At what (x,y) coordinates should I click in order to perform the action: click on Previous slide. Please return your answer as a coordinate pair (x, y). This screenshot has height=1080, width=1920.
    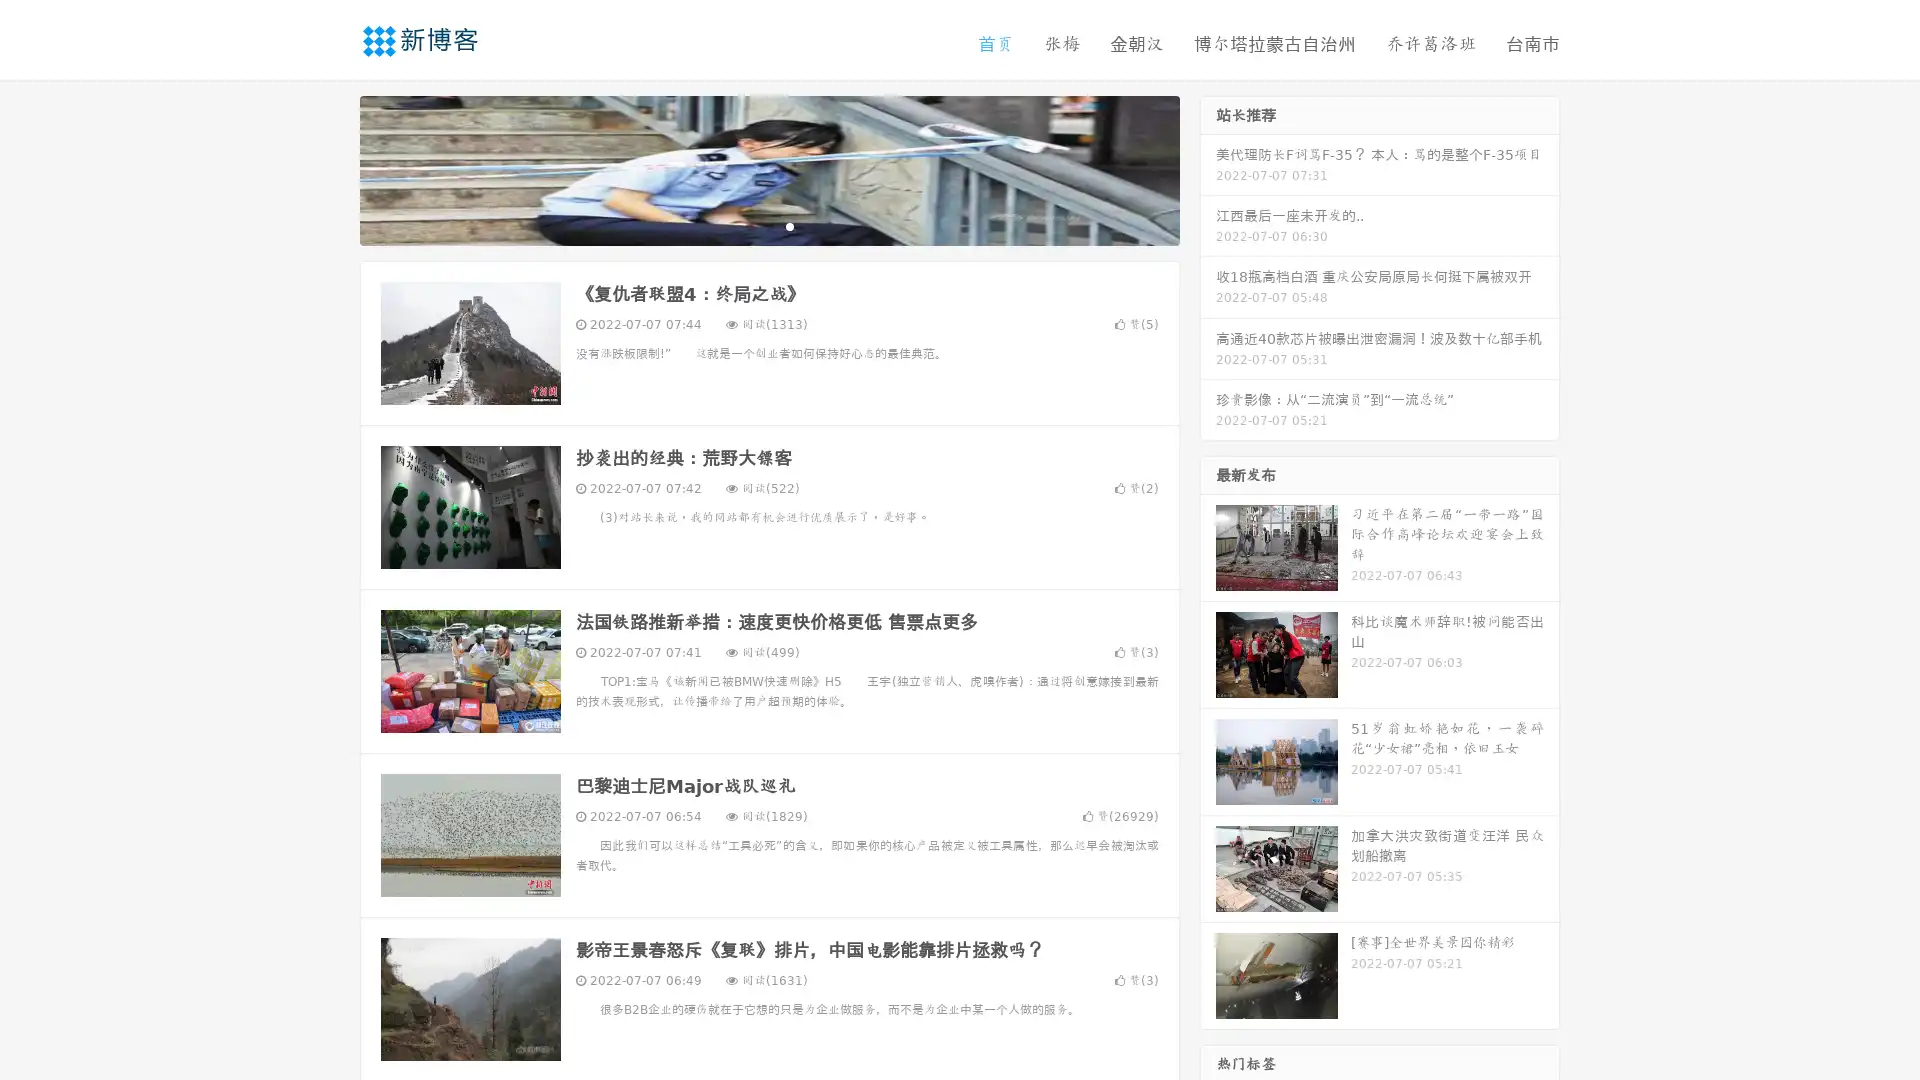
    Looking at the image, I should click on (330, 168).